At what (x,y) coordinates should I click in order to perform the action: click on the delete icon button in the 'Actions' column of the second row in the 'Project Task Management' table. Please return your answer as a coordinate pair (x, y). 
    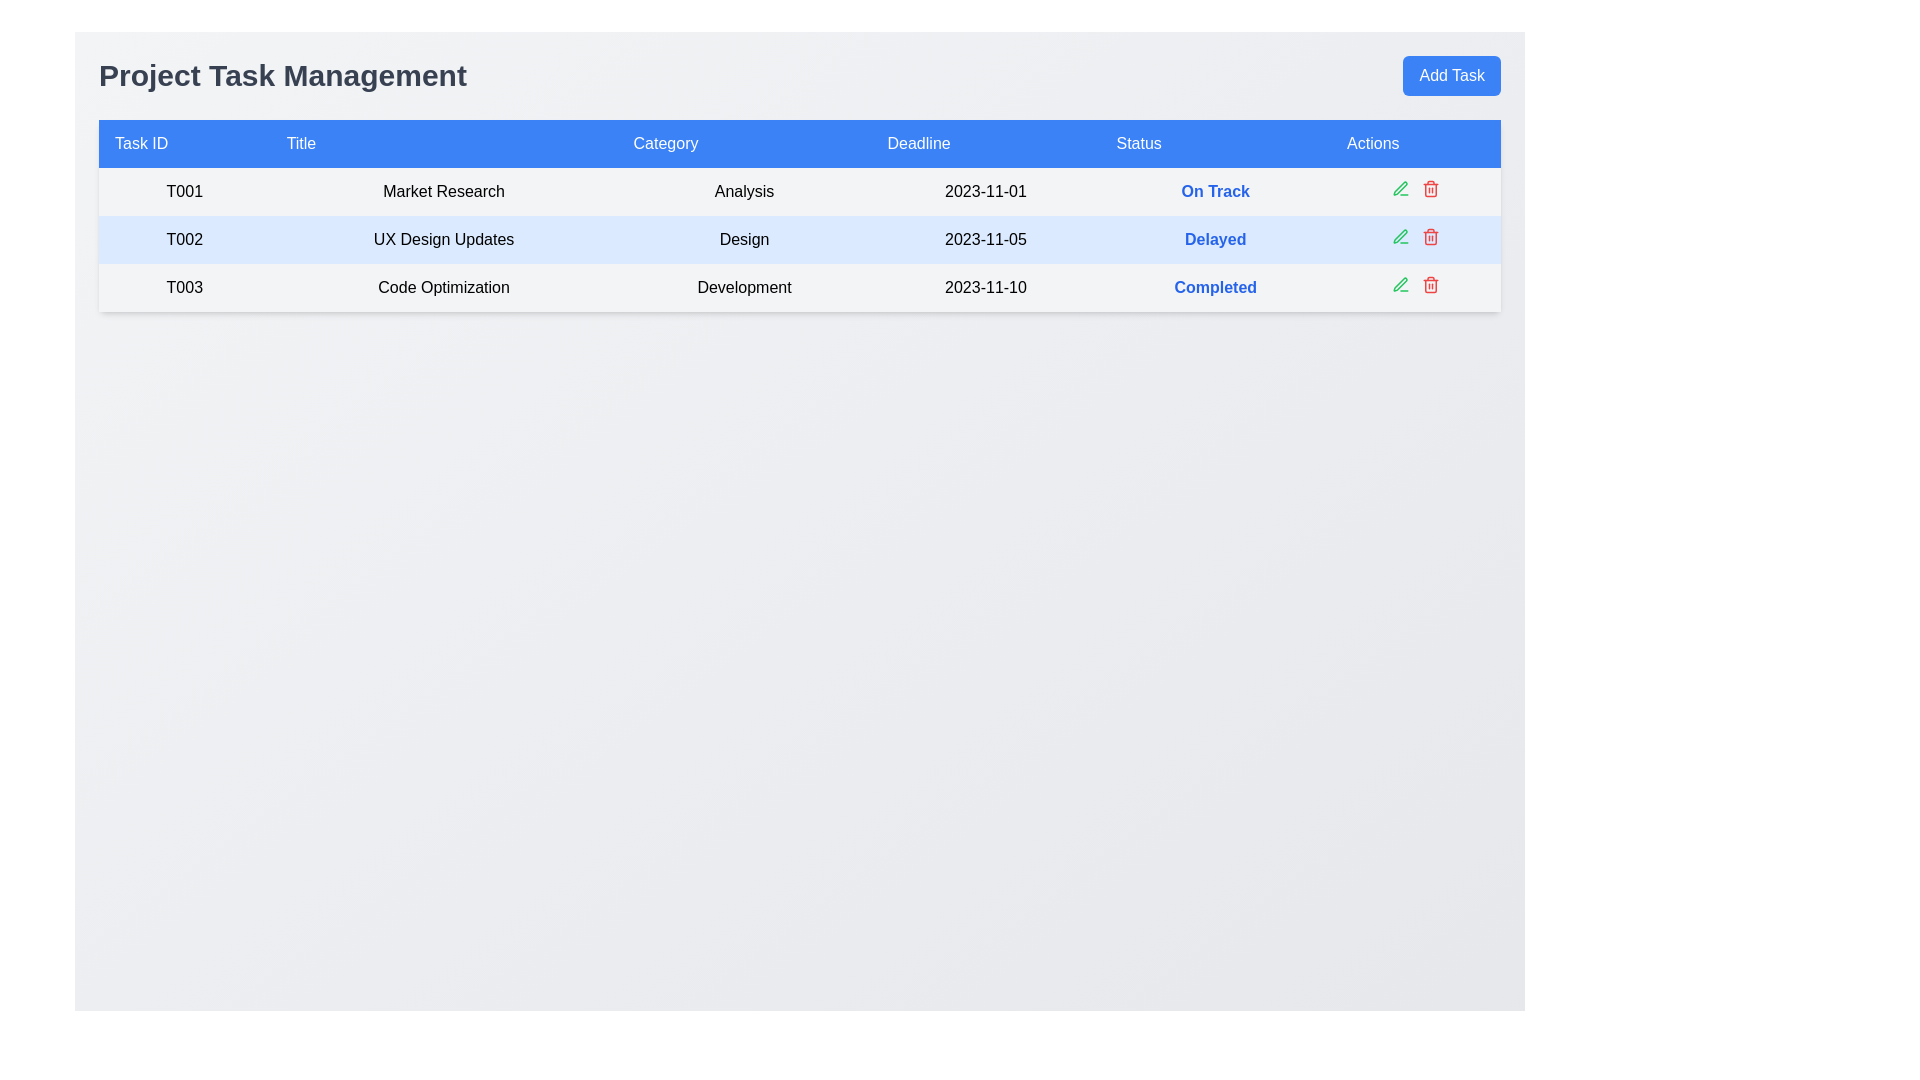
    Looking at the image, I should click on (1429, 189).